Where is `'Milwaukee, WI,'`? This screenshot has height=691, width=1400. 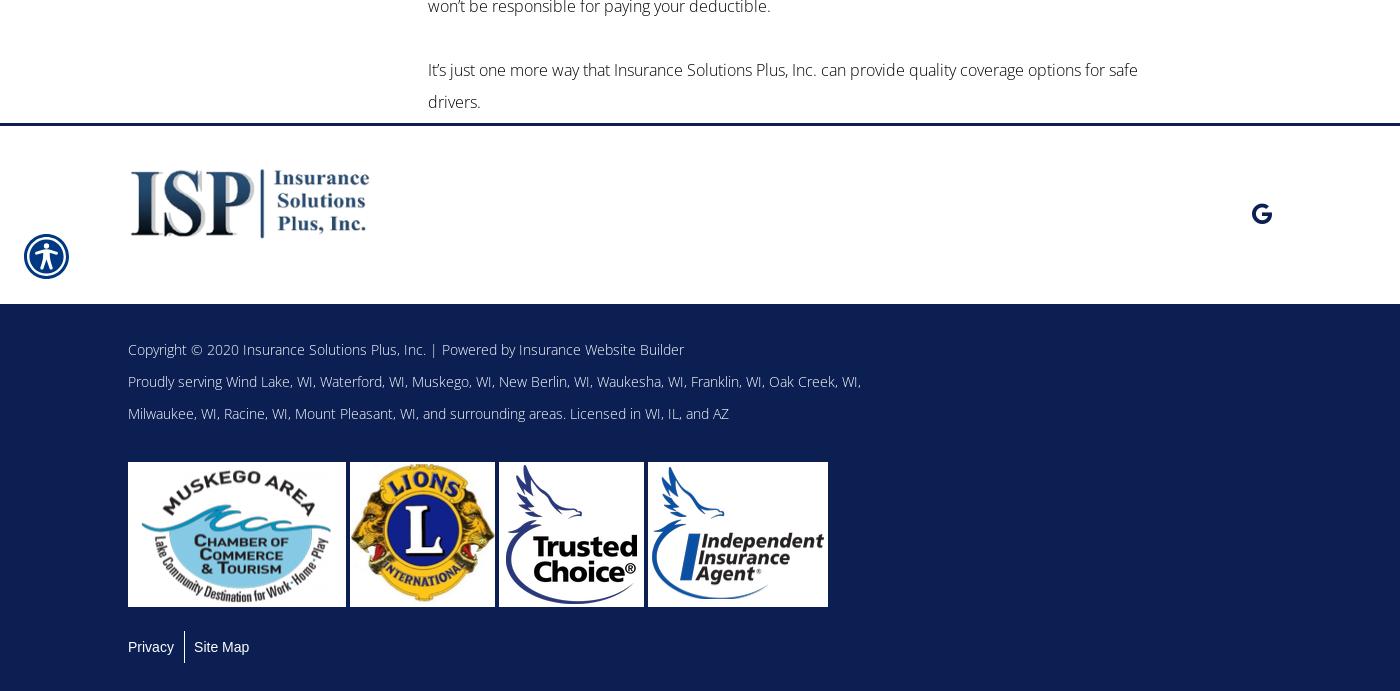
'Milwaukee, WI,' is located at coordinates (175, 412).